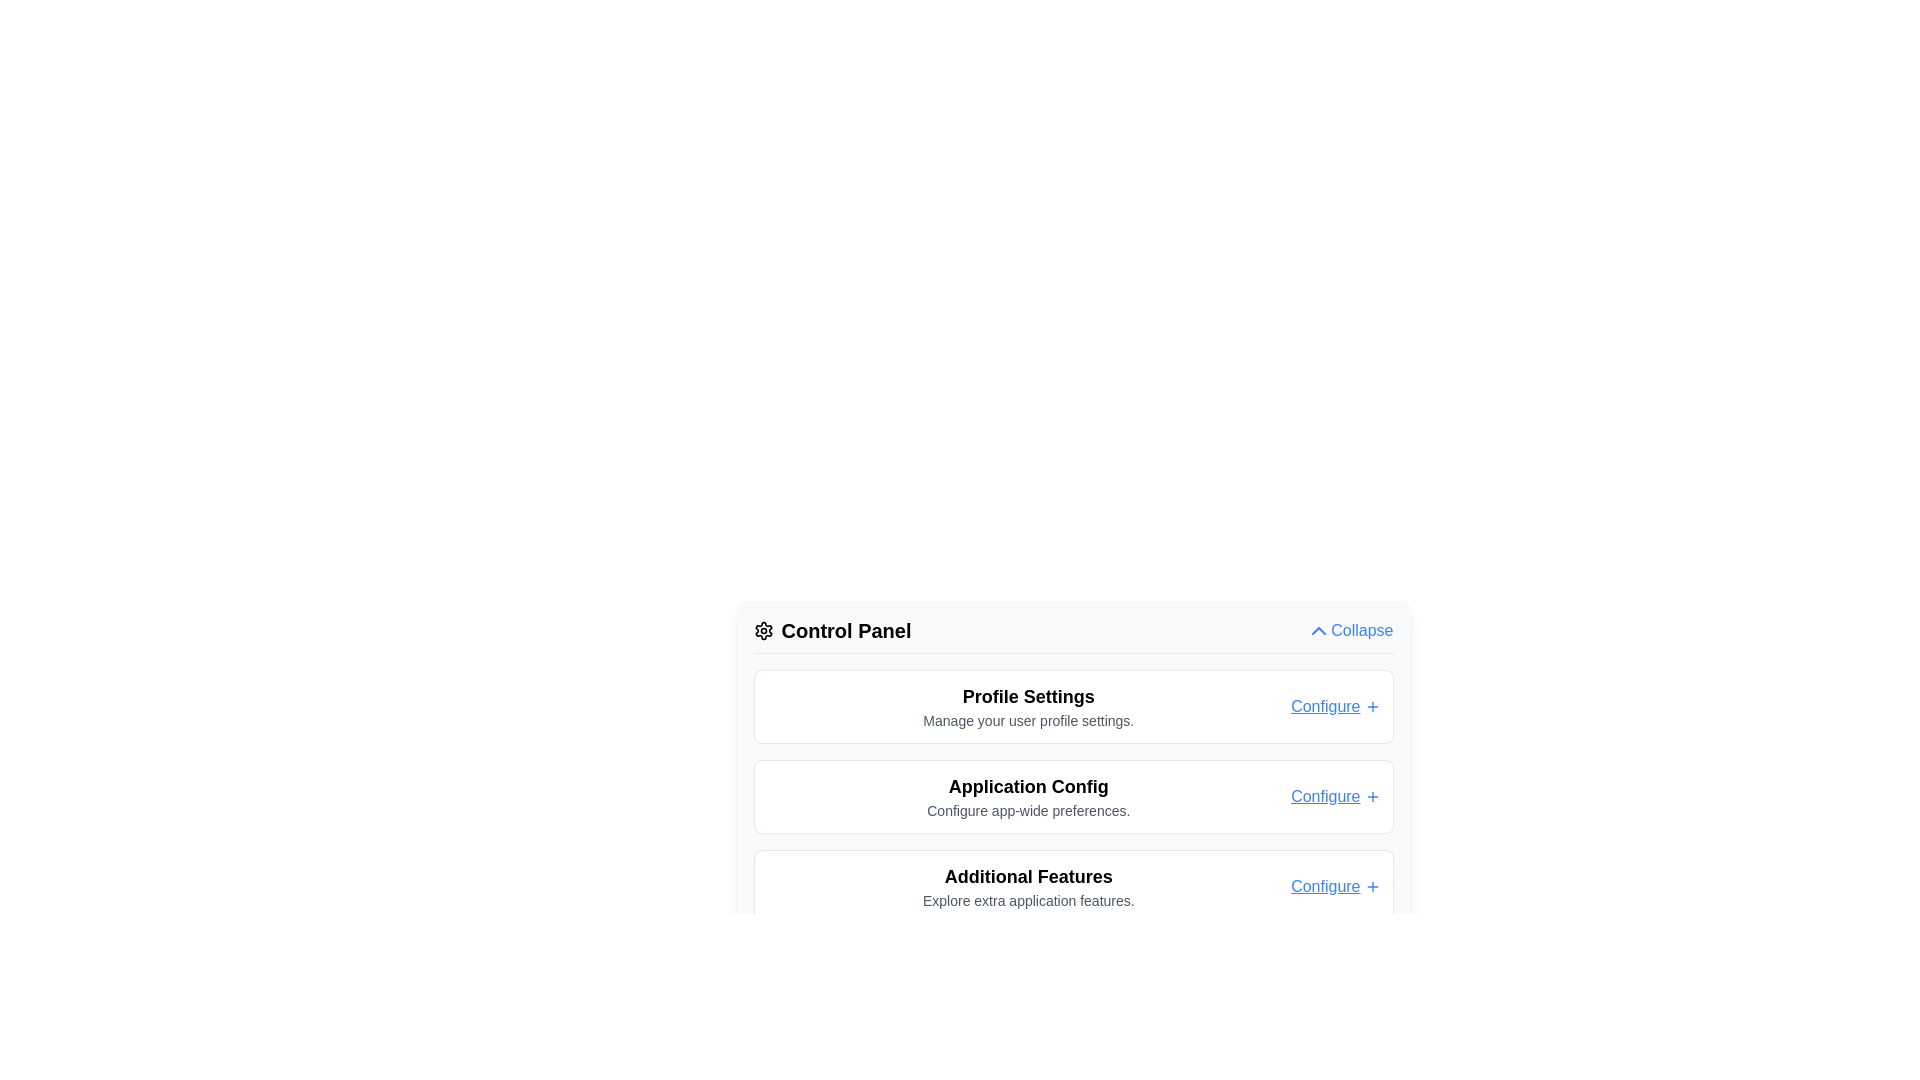 Image resolution: width=1920 pixels, height=1080 pixels. Describe the element at coordinates (1028, 901) in the screenshot. I see `the descriptive text located directly below the 'Additional Features' heading within the 'Control Panel' section` at that location.